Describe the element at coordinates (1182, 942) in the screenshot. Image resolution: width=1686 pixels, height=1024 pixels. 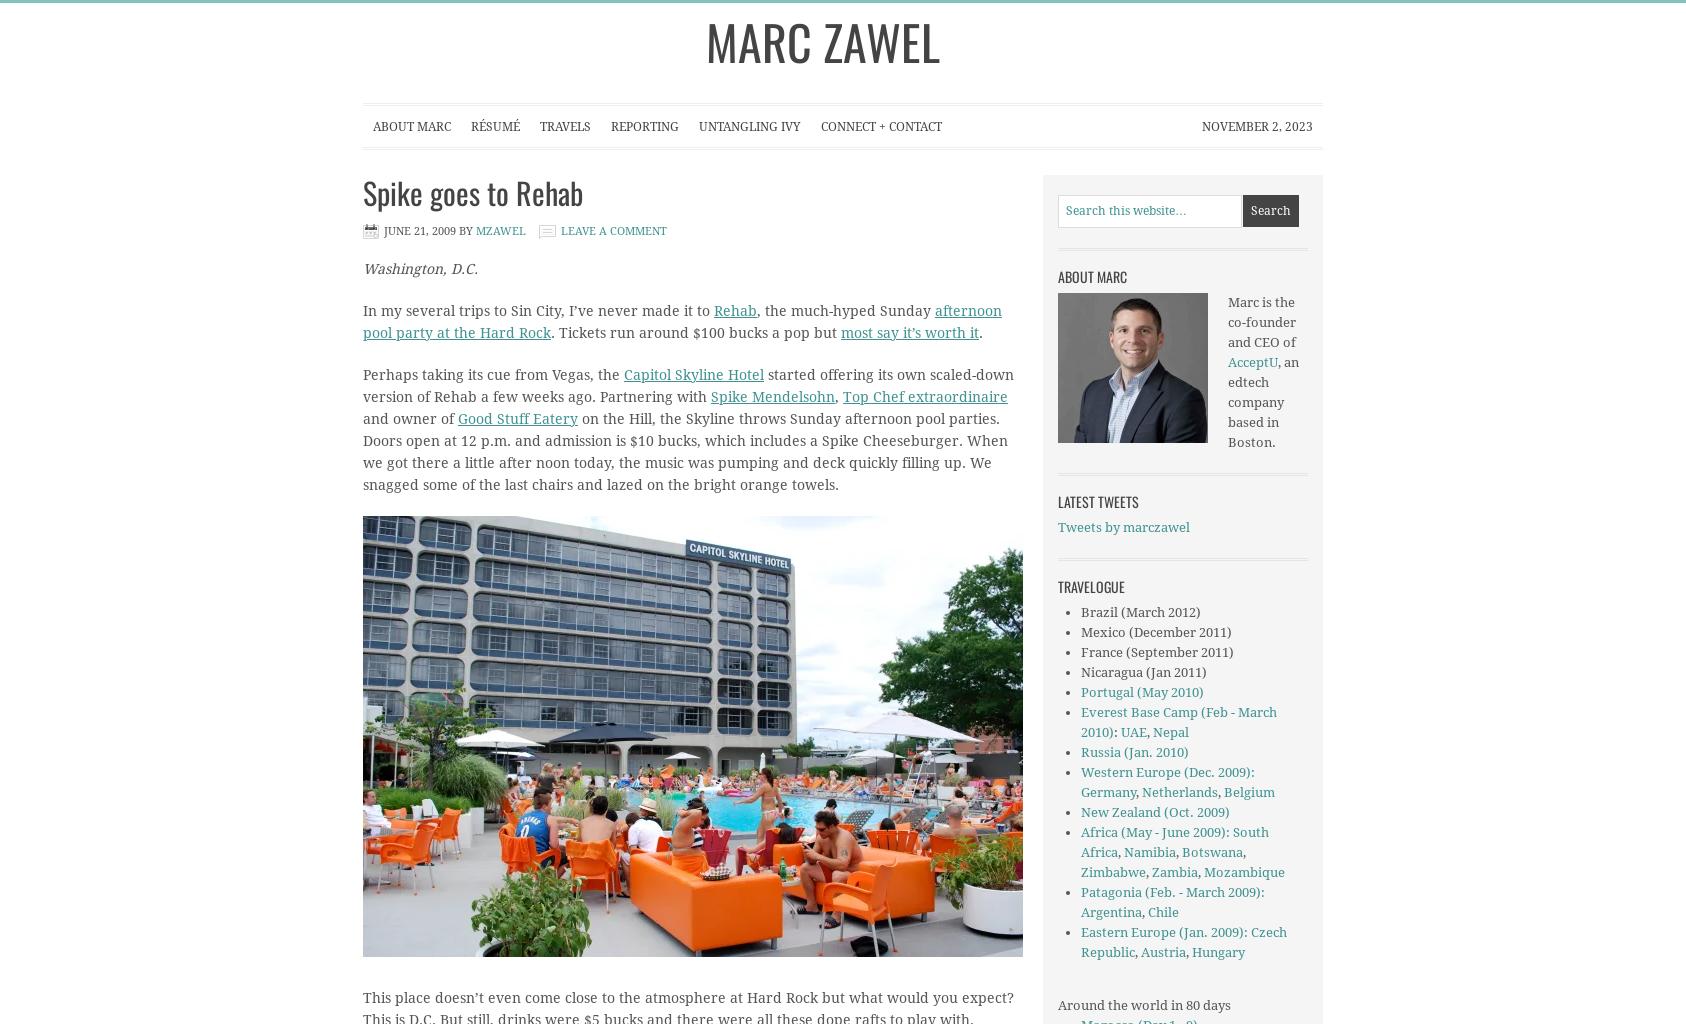
I see `'Czech Republic'` at that location.